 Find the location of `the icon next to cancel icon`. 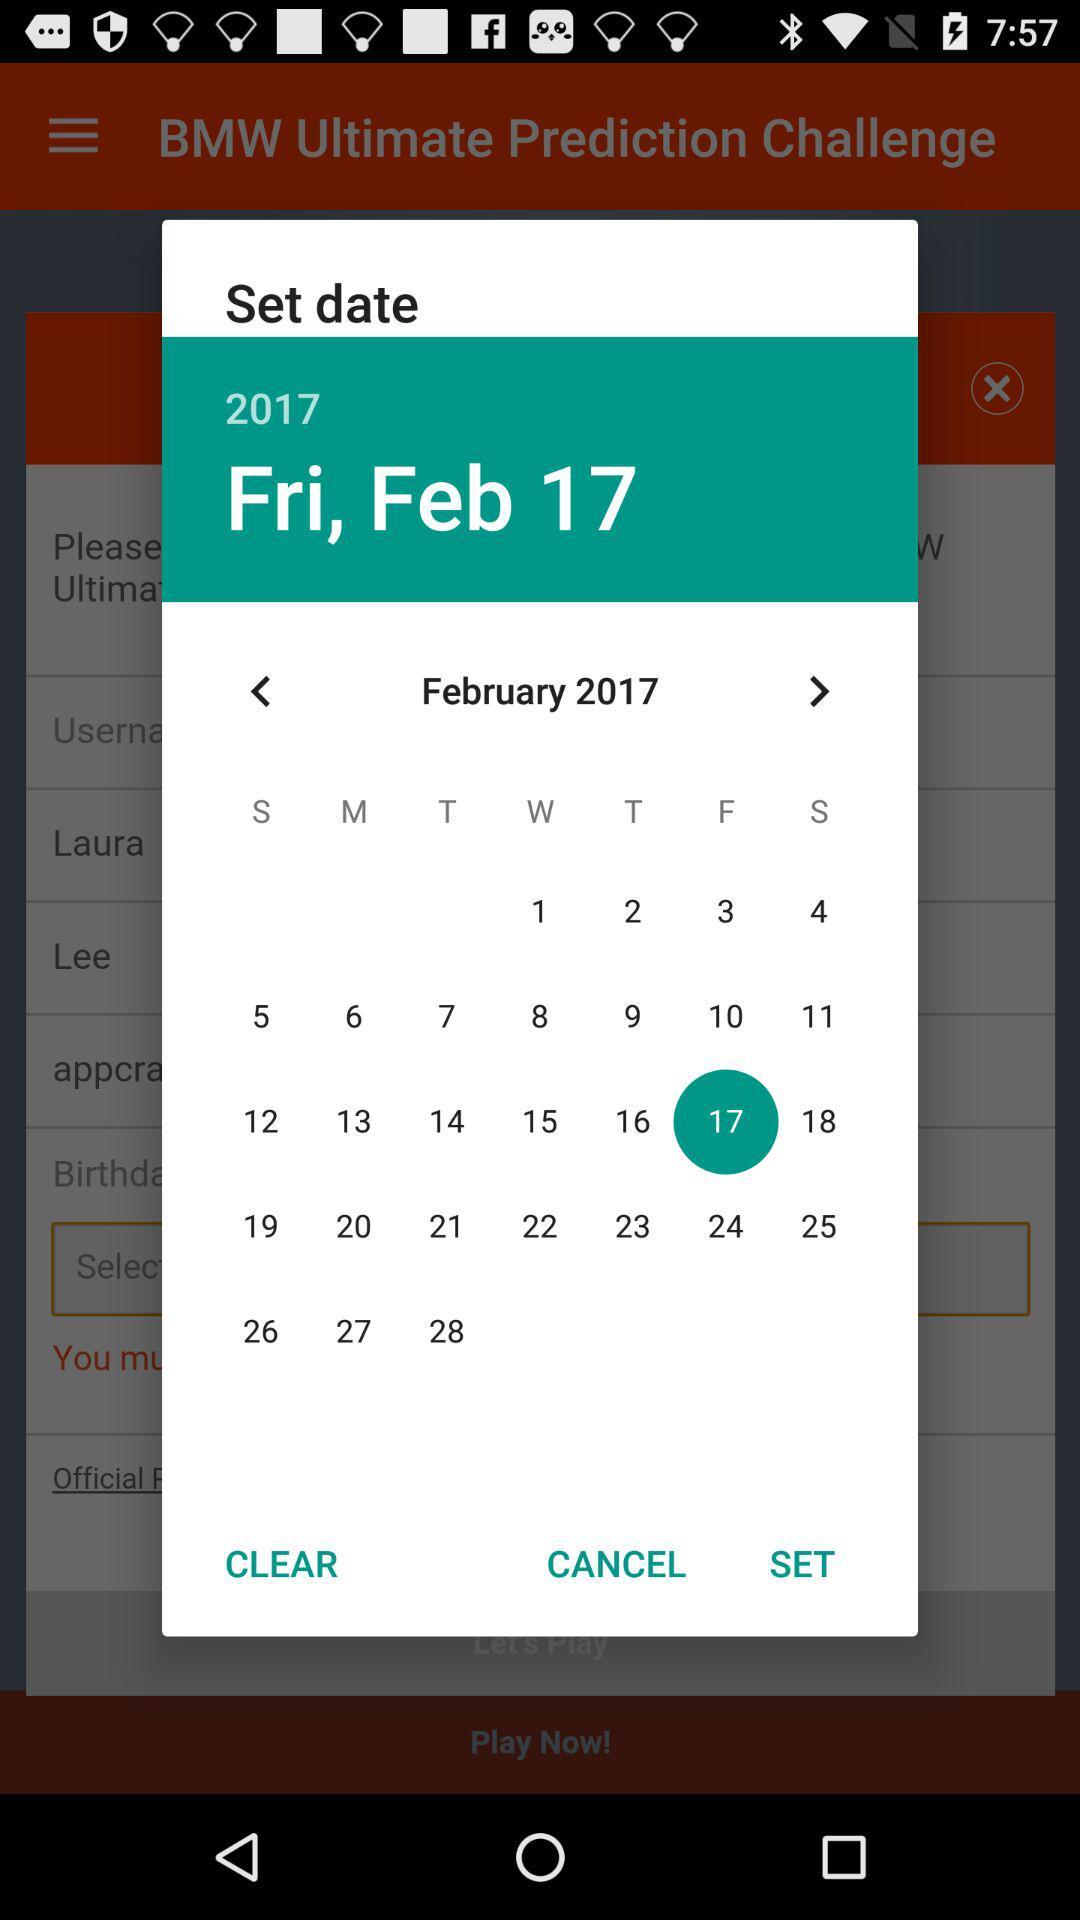

the icon next to cancel icon is located at coordinates (281, 1562).